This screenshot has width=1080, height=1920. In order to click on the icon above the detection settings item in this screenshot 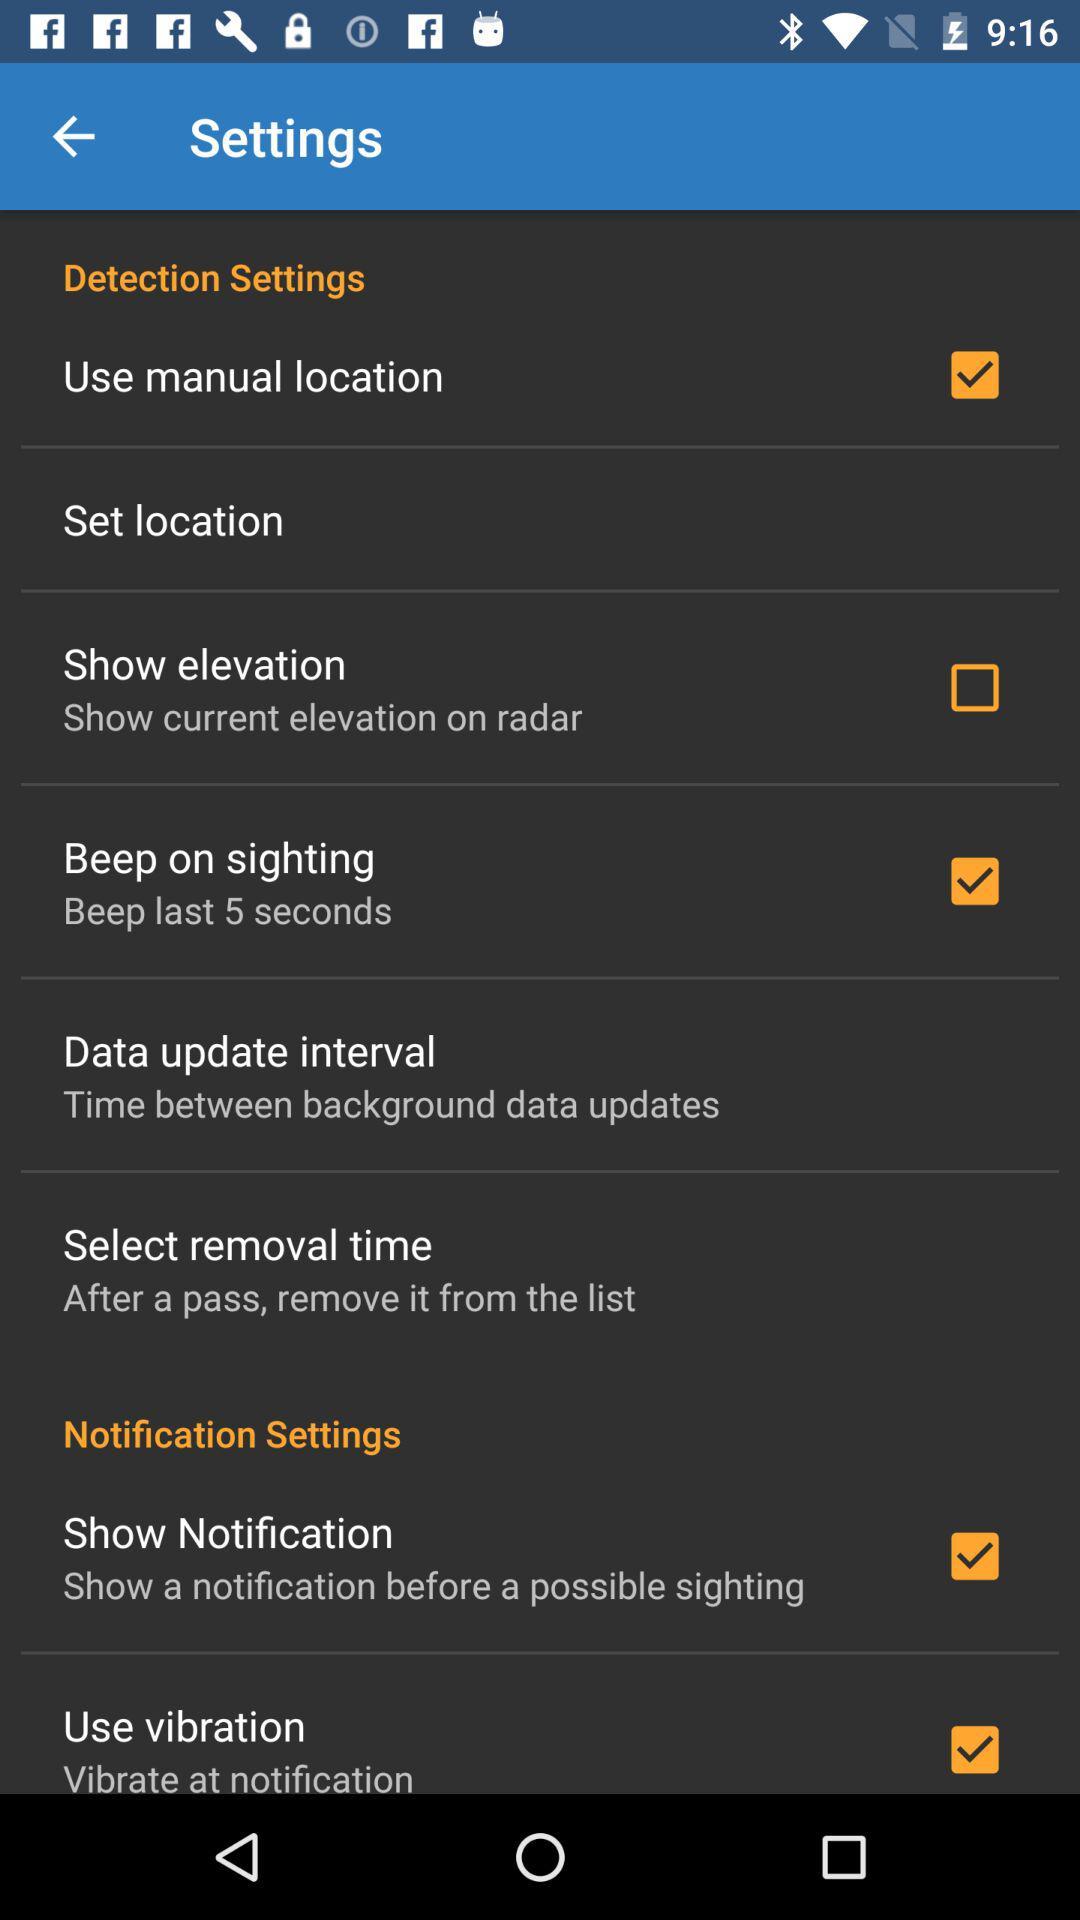, I will do `click(72, 135)`.